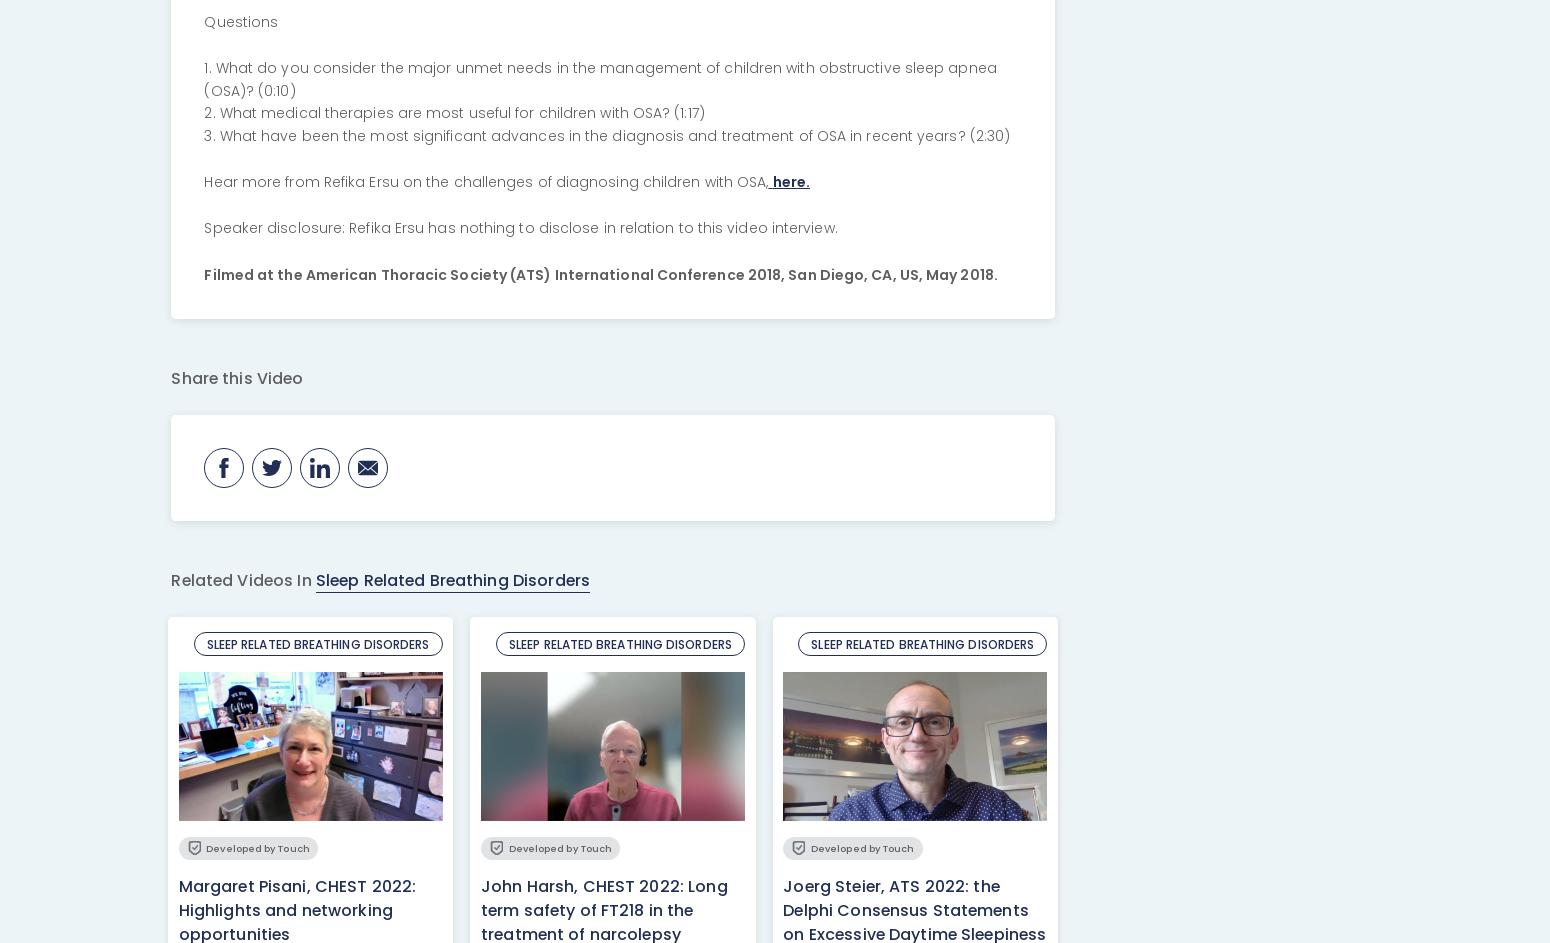  What do you see at coordinates (202, 228) in the screenshot?
I see `'Speaker disclosure: Refika Ersu has nothing to disclose in relation to this video interview.'` at bounding box center [202, 228].